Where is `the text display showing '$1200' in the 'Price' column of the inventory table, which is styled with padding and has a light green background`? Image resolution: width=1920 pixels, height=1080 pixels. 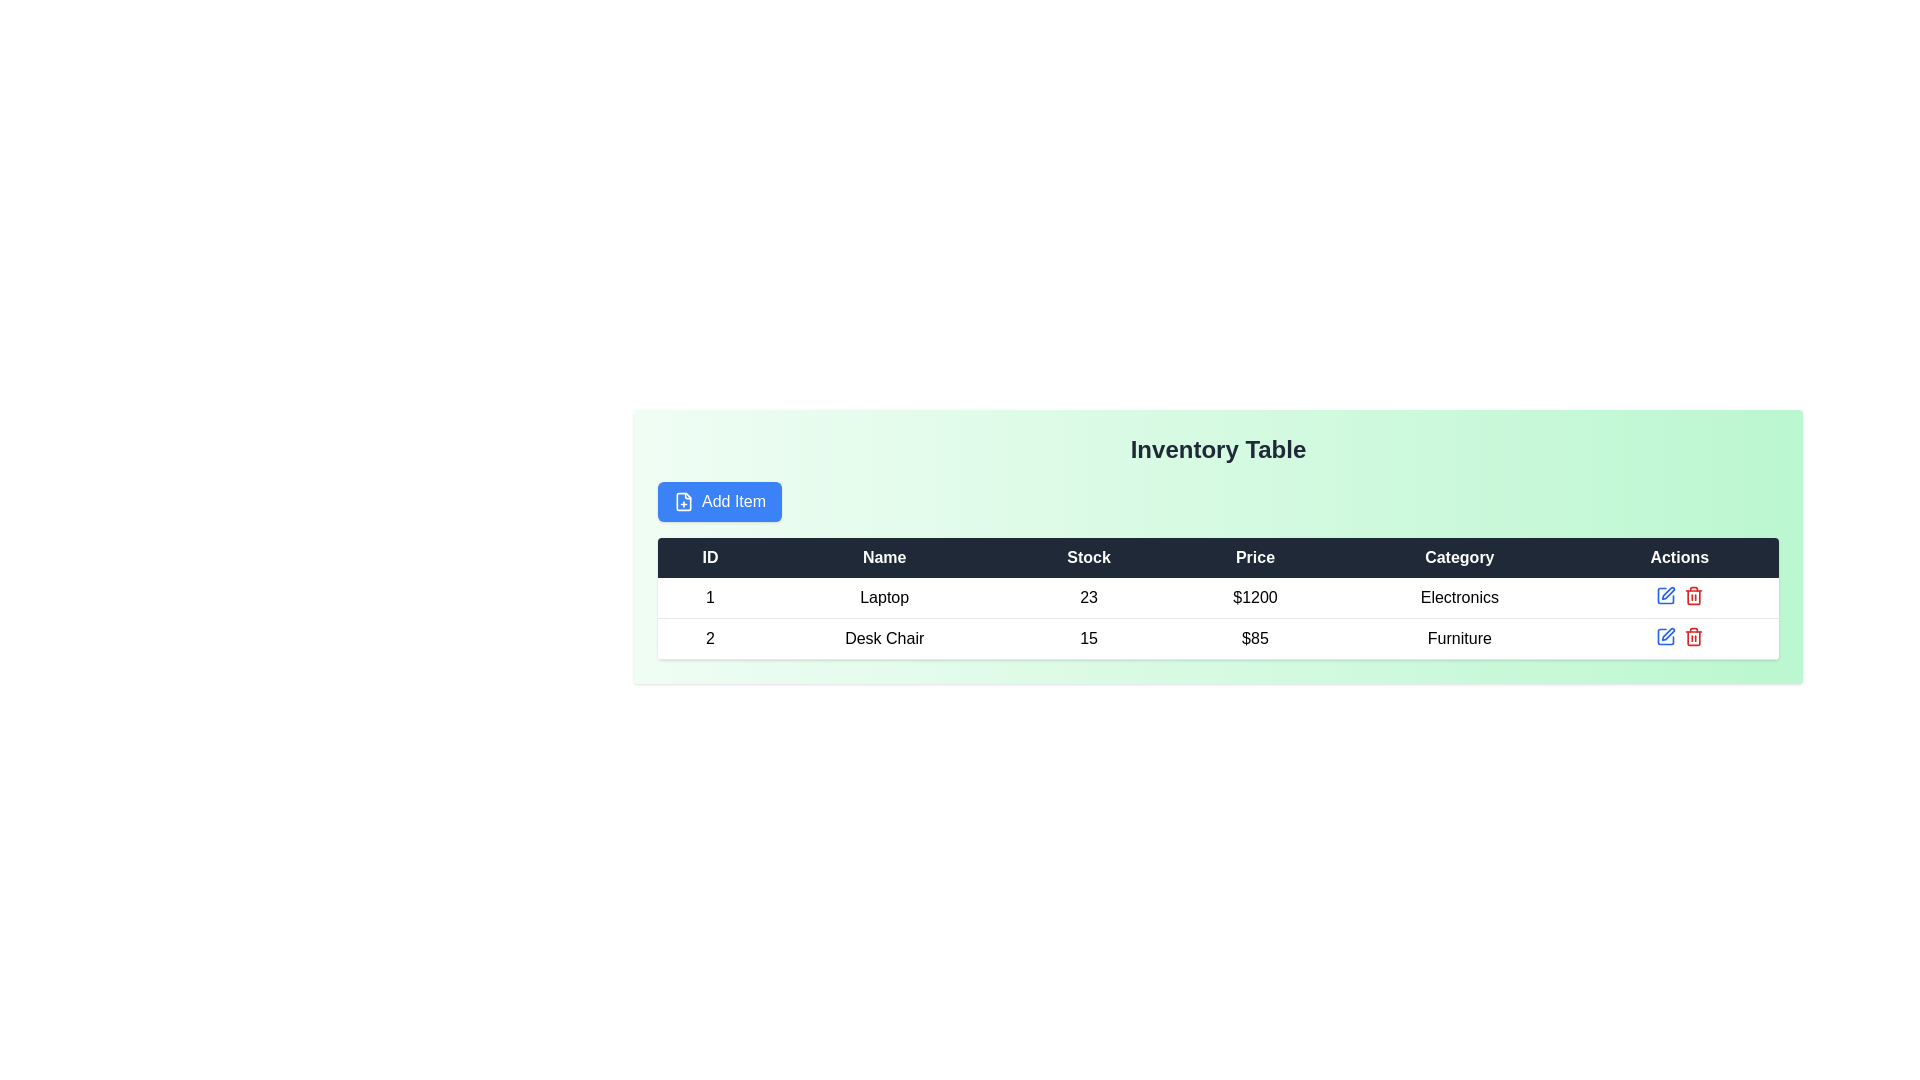 the text display showing '$1200' in the 'Price' column of the inventory table, which is styled with padding and has a light green background is located at coordinates (1254, 597).